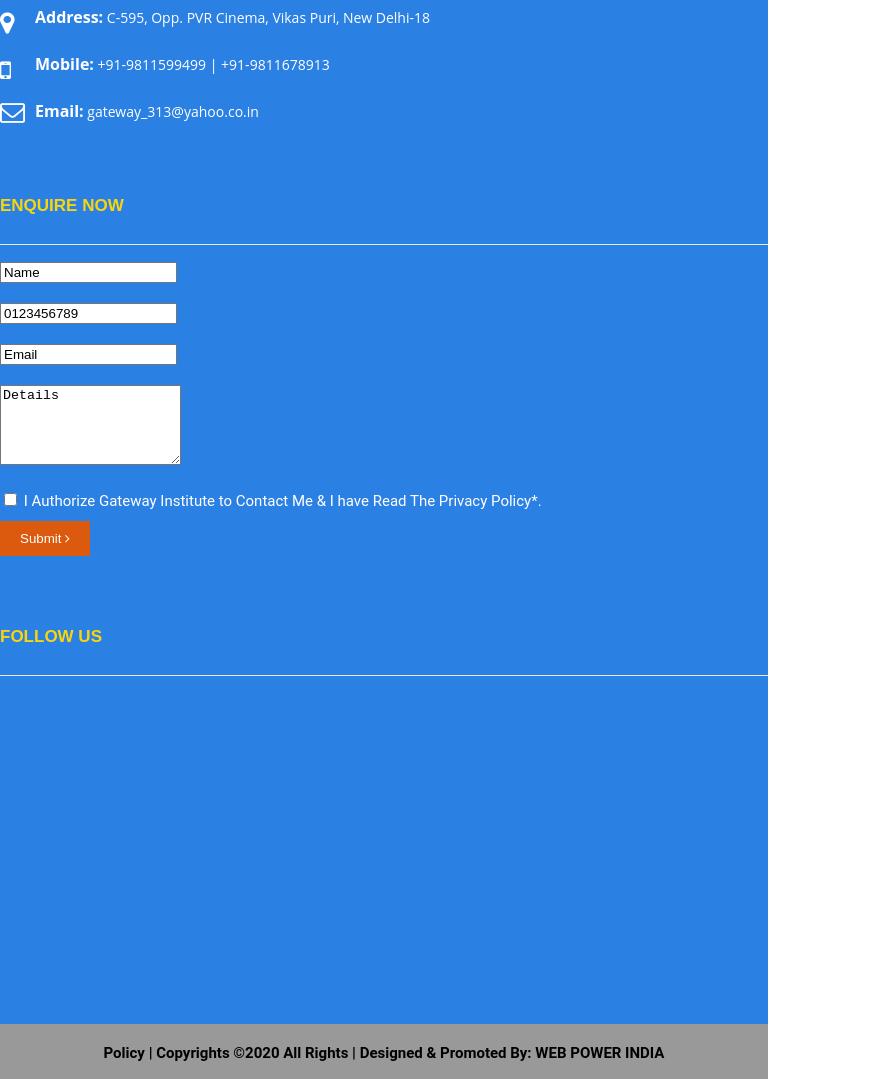 The width and height of the screenshot is (870, 1079). Describe the element at coordinates (537, 500) in the screenshot. I see `'.'` at that location.